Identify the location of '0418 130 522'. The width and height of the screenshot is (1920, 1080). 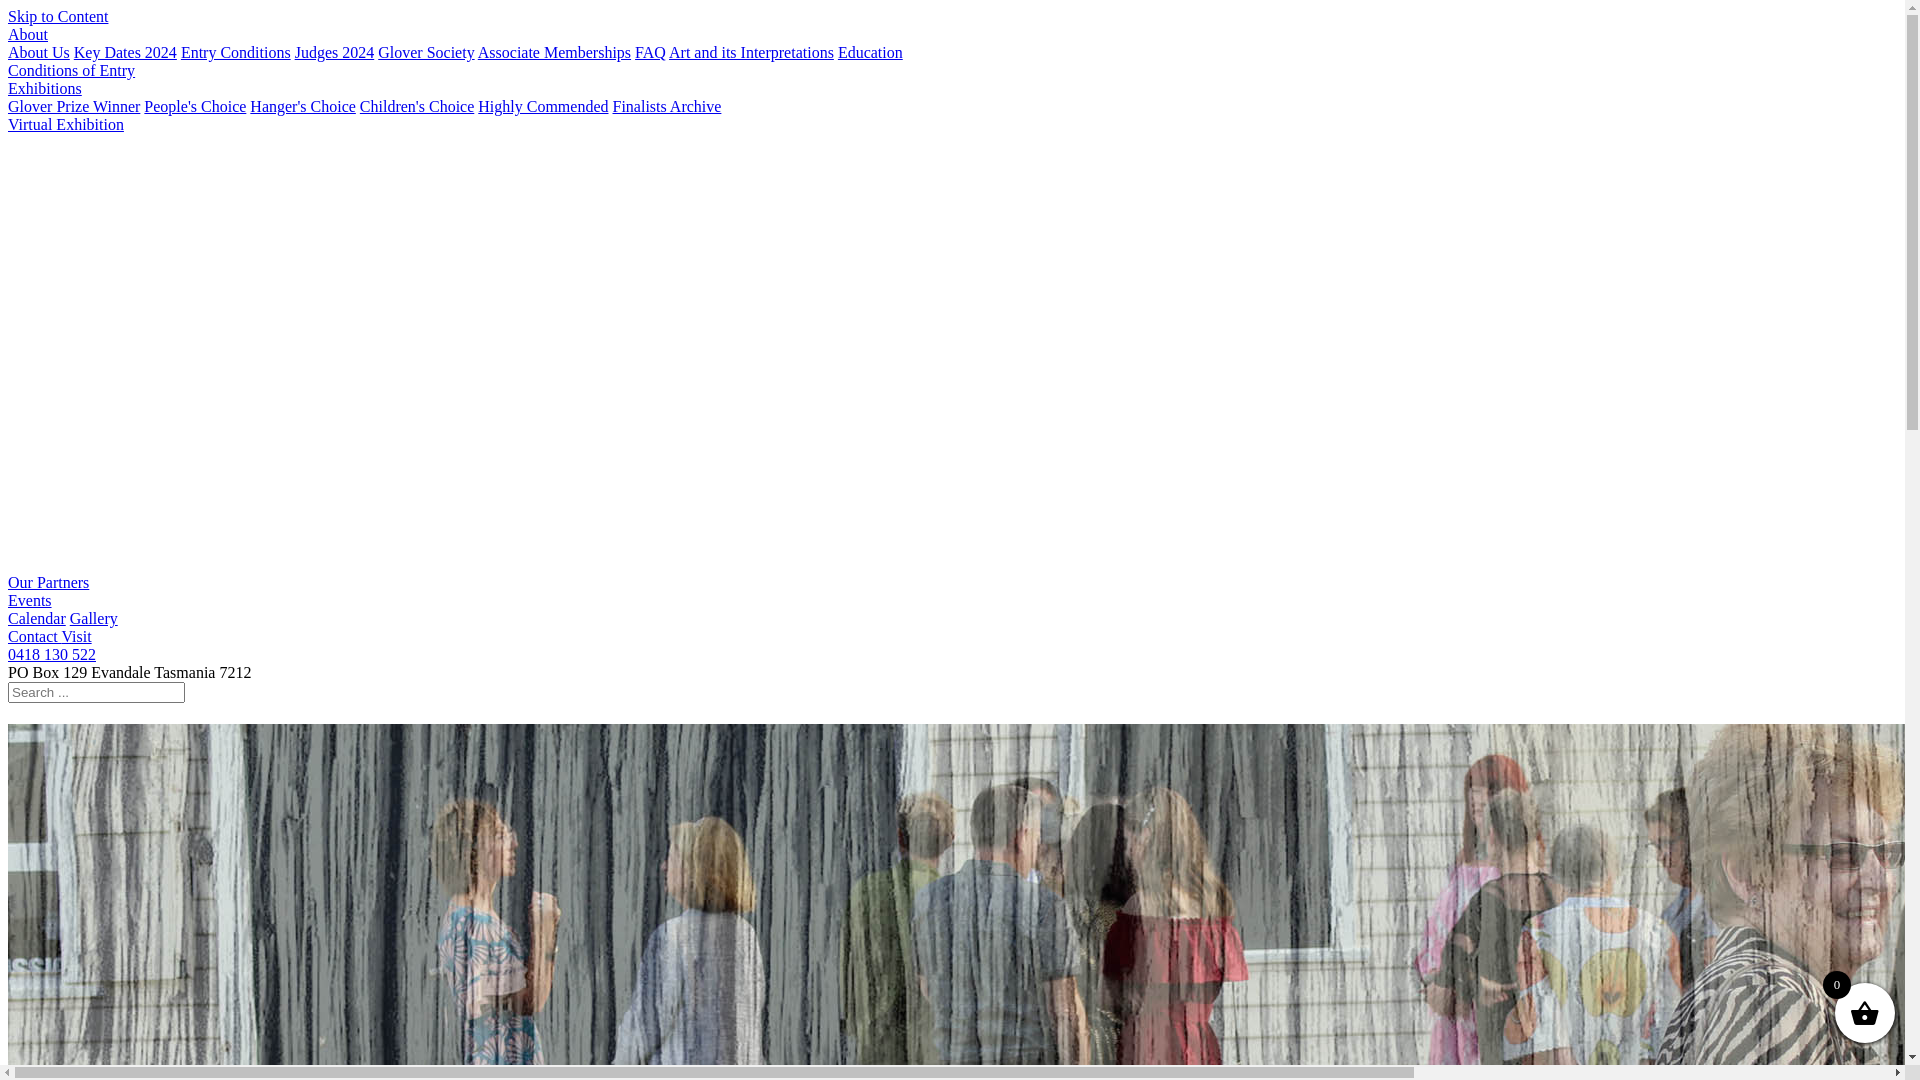
(52, 654).